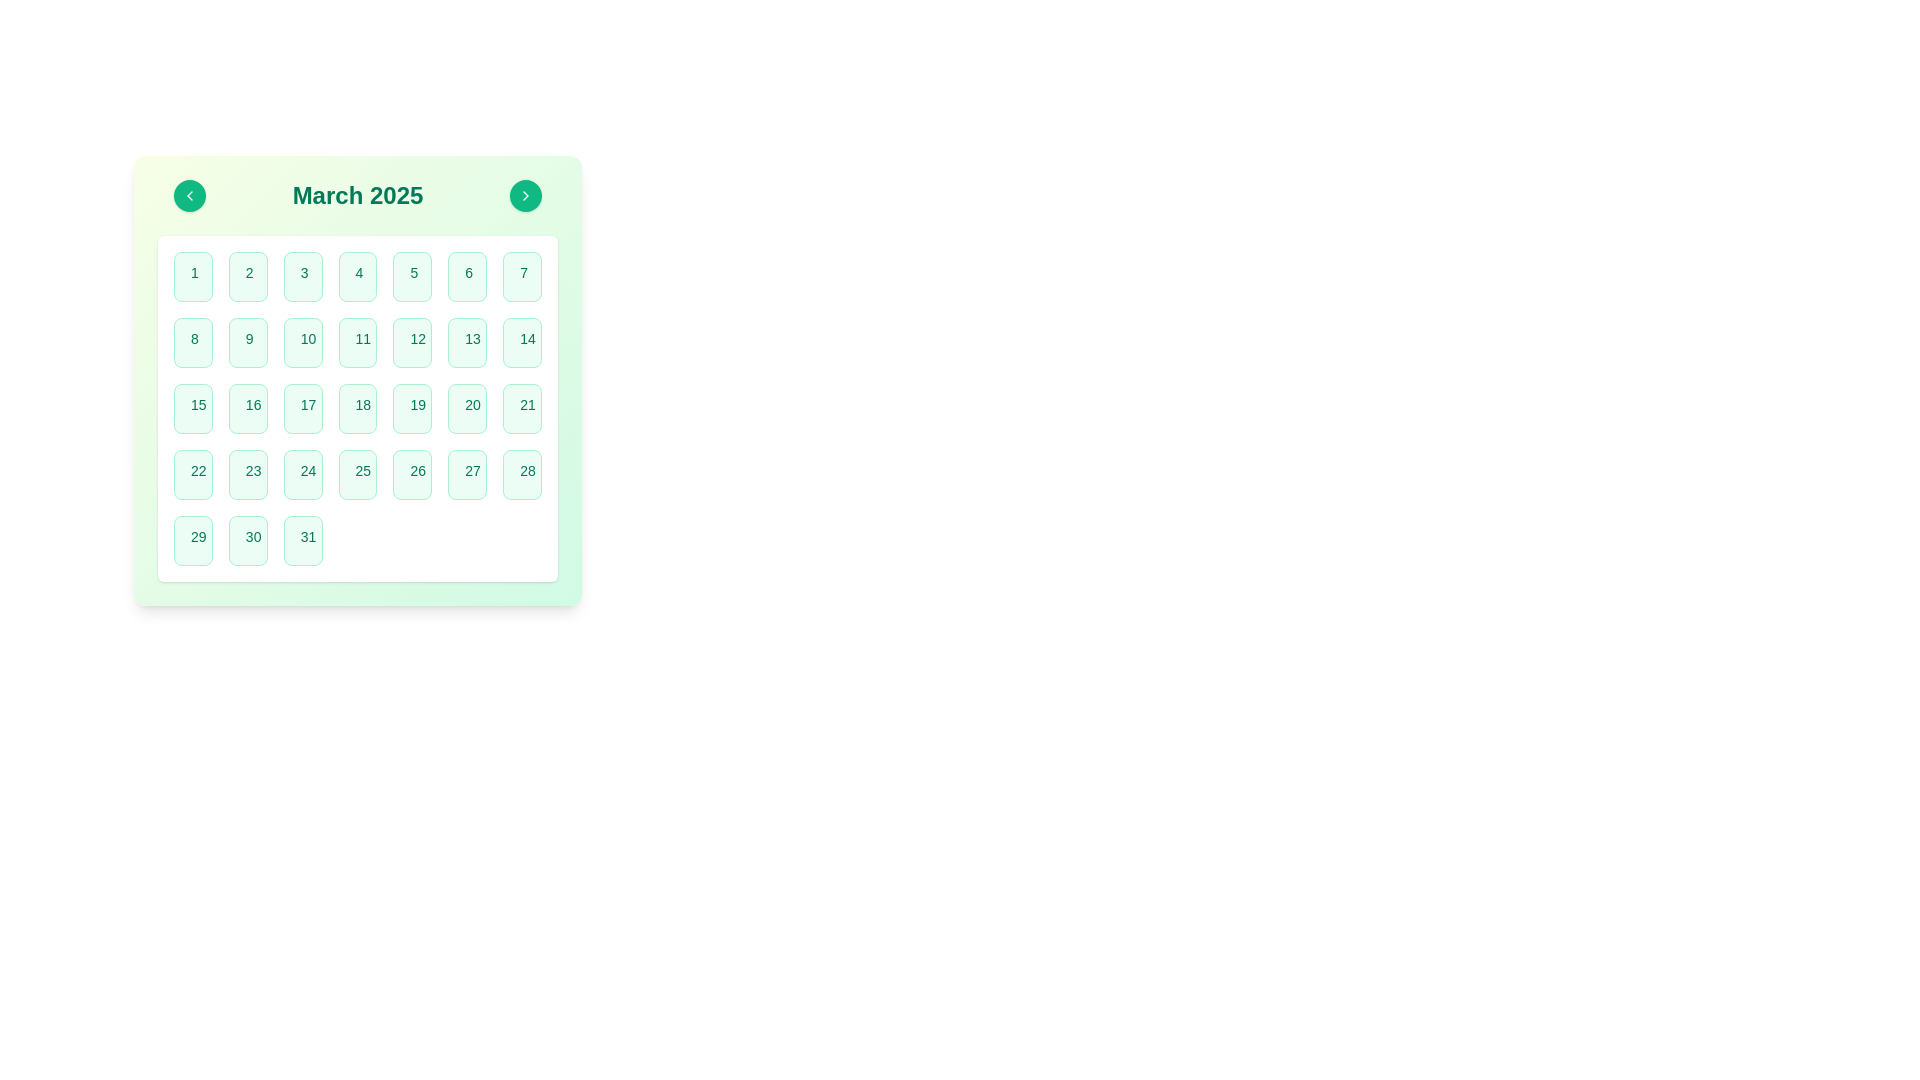 Image resolution: width=1920 pixels, height=1080 pixels. I want to click on the calendar day cell representing the 23rd day in the March 2025 monthly view, so click(247, 474).